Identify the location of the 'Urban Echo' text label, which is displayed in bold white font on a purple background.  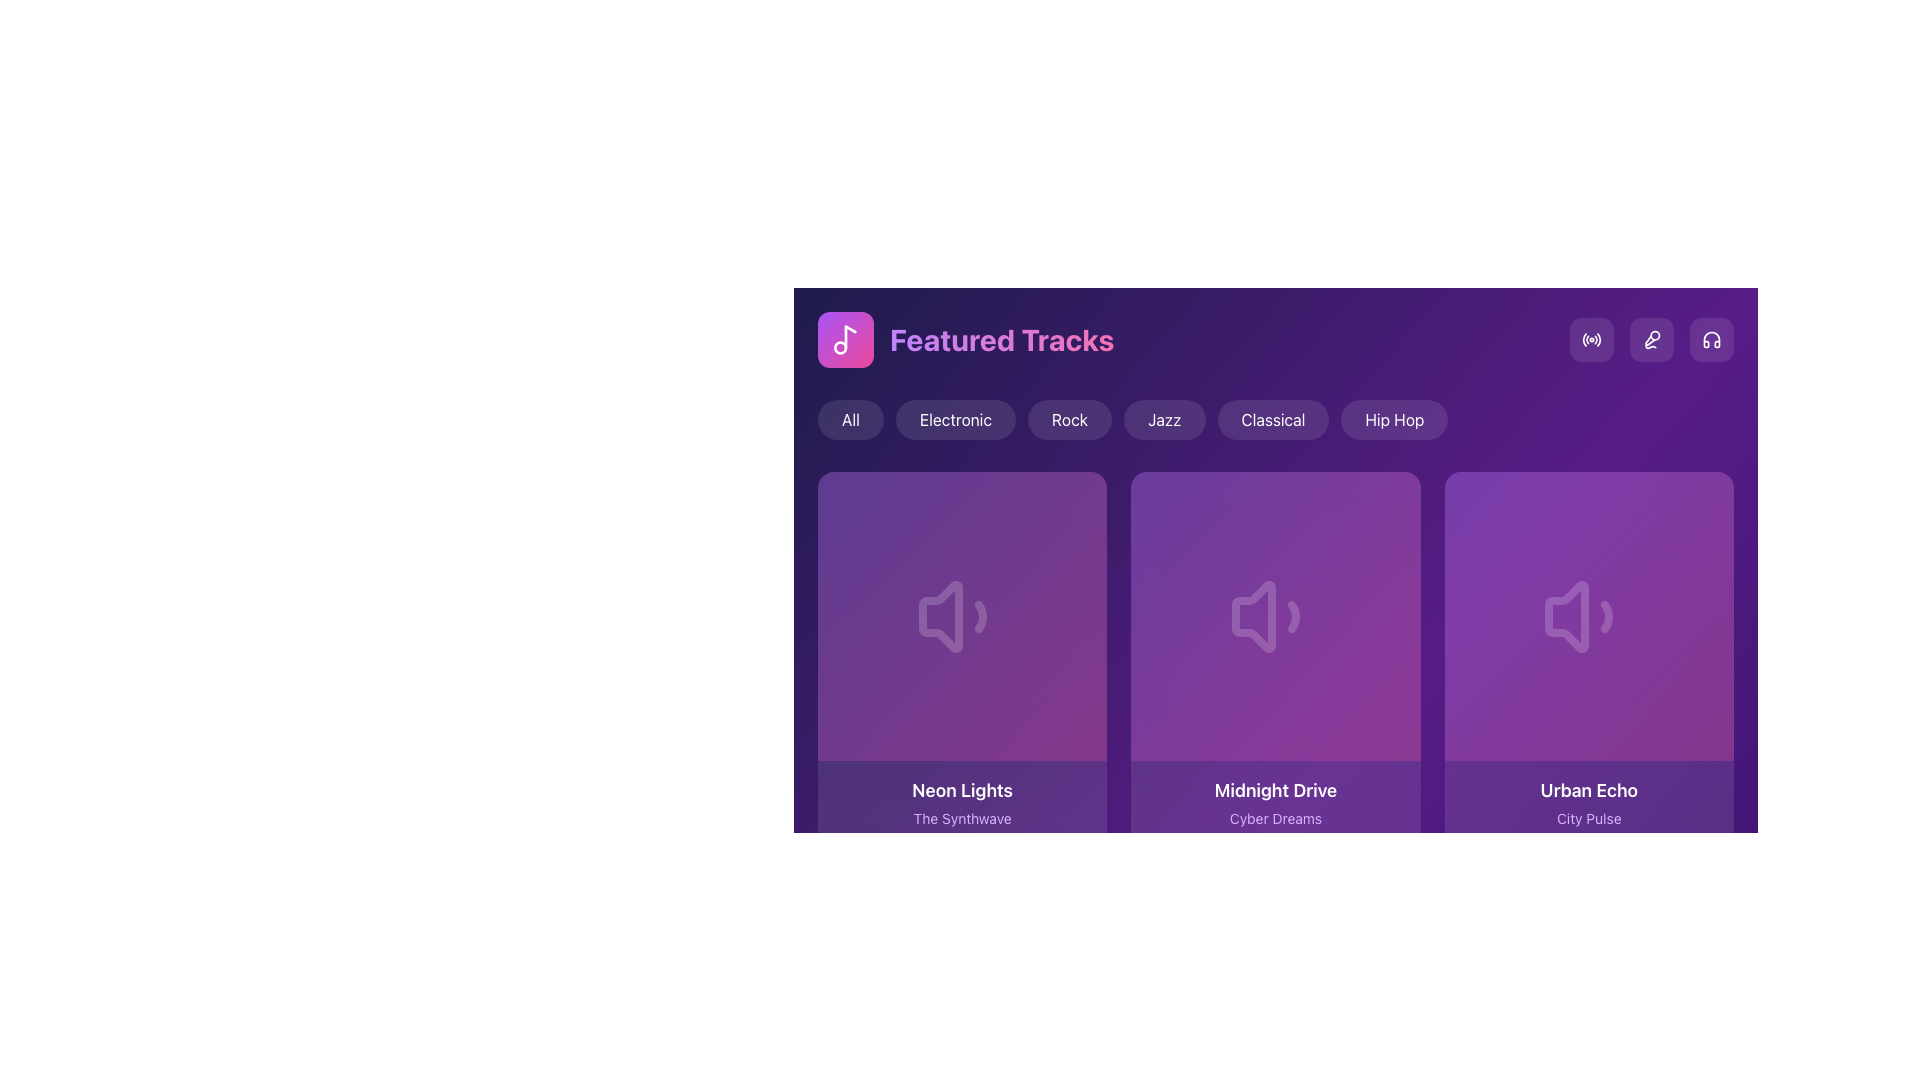
(1588, 790).